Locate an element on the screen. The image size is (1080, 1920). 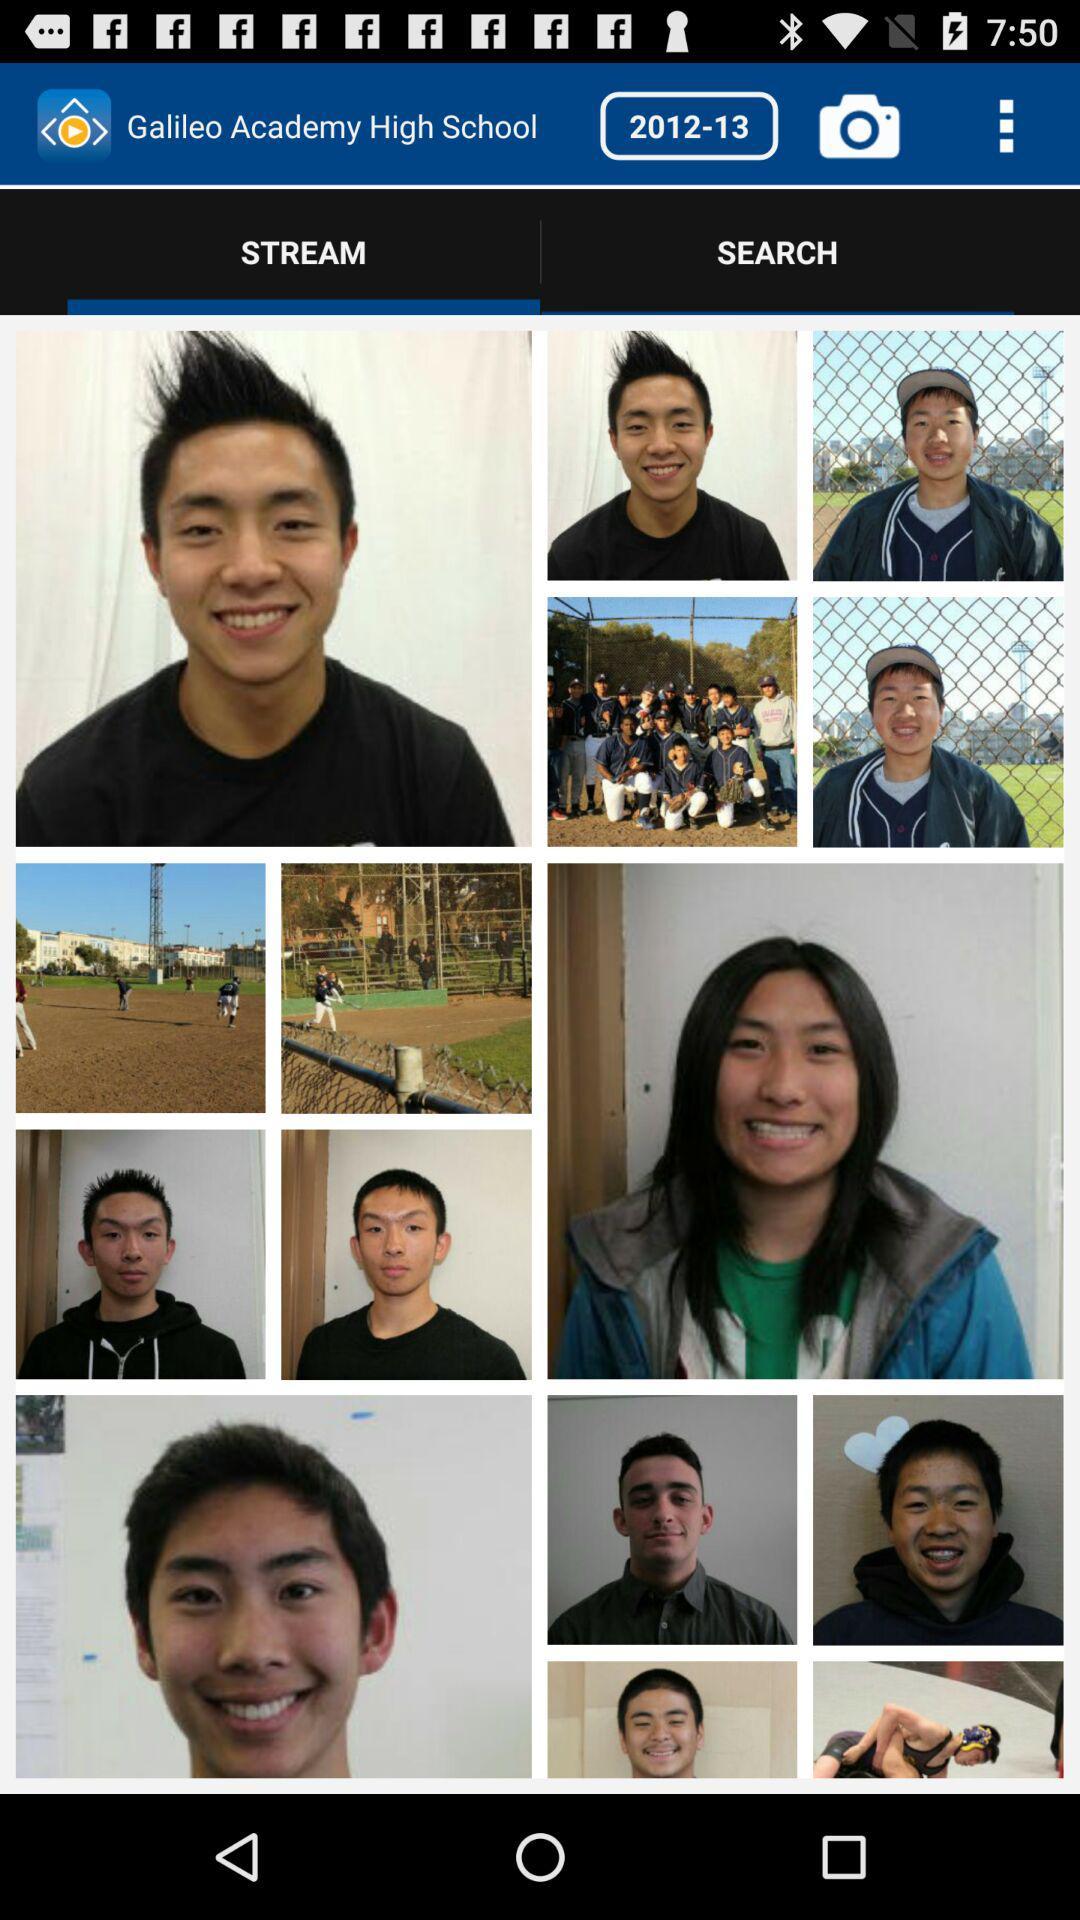
four top images is located at coordinates (804, 589).